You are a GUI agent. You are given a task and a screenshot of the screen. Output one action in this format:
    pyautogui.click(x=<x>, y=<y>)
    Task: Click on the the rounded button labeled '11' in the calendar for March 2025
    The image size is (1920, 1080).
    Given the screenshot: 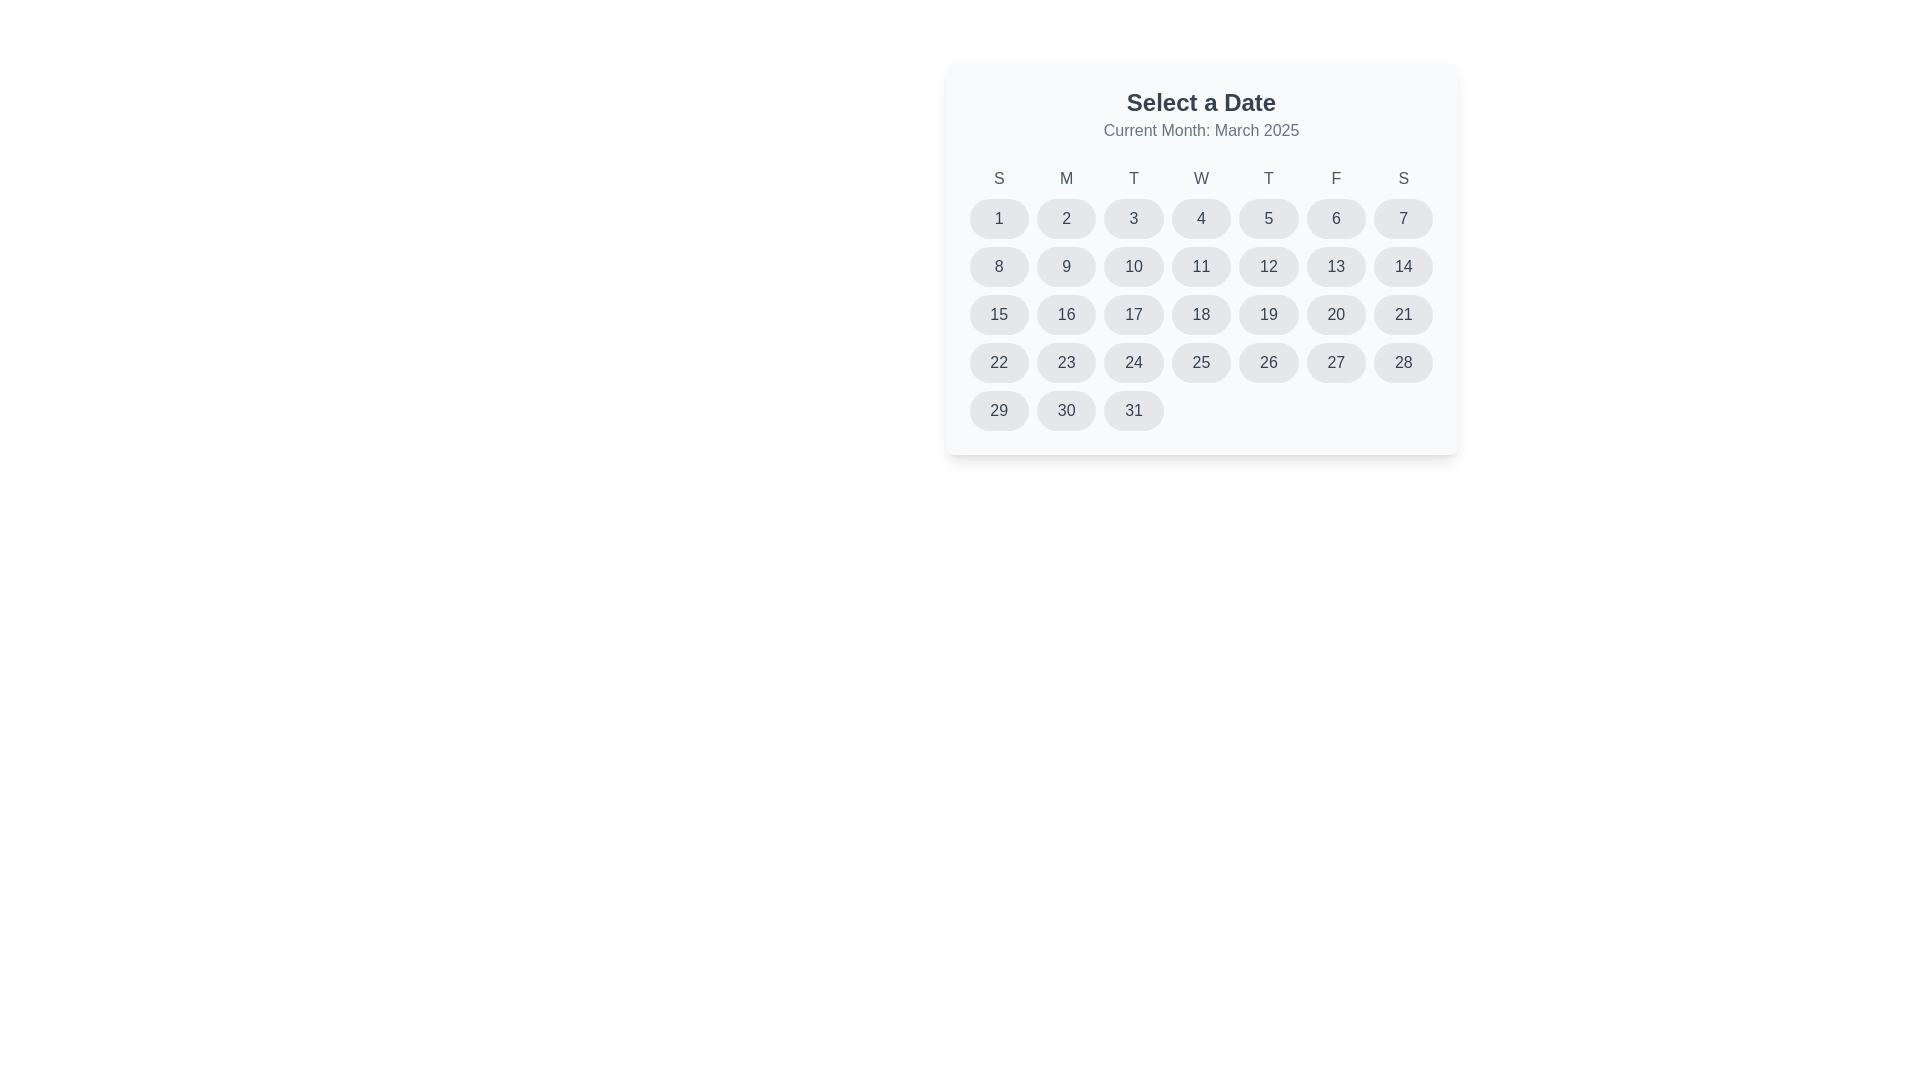 What is the action you would take?
    pyautogui.click(x=1200, y=265)
    